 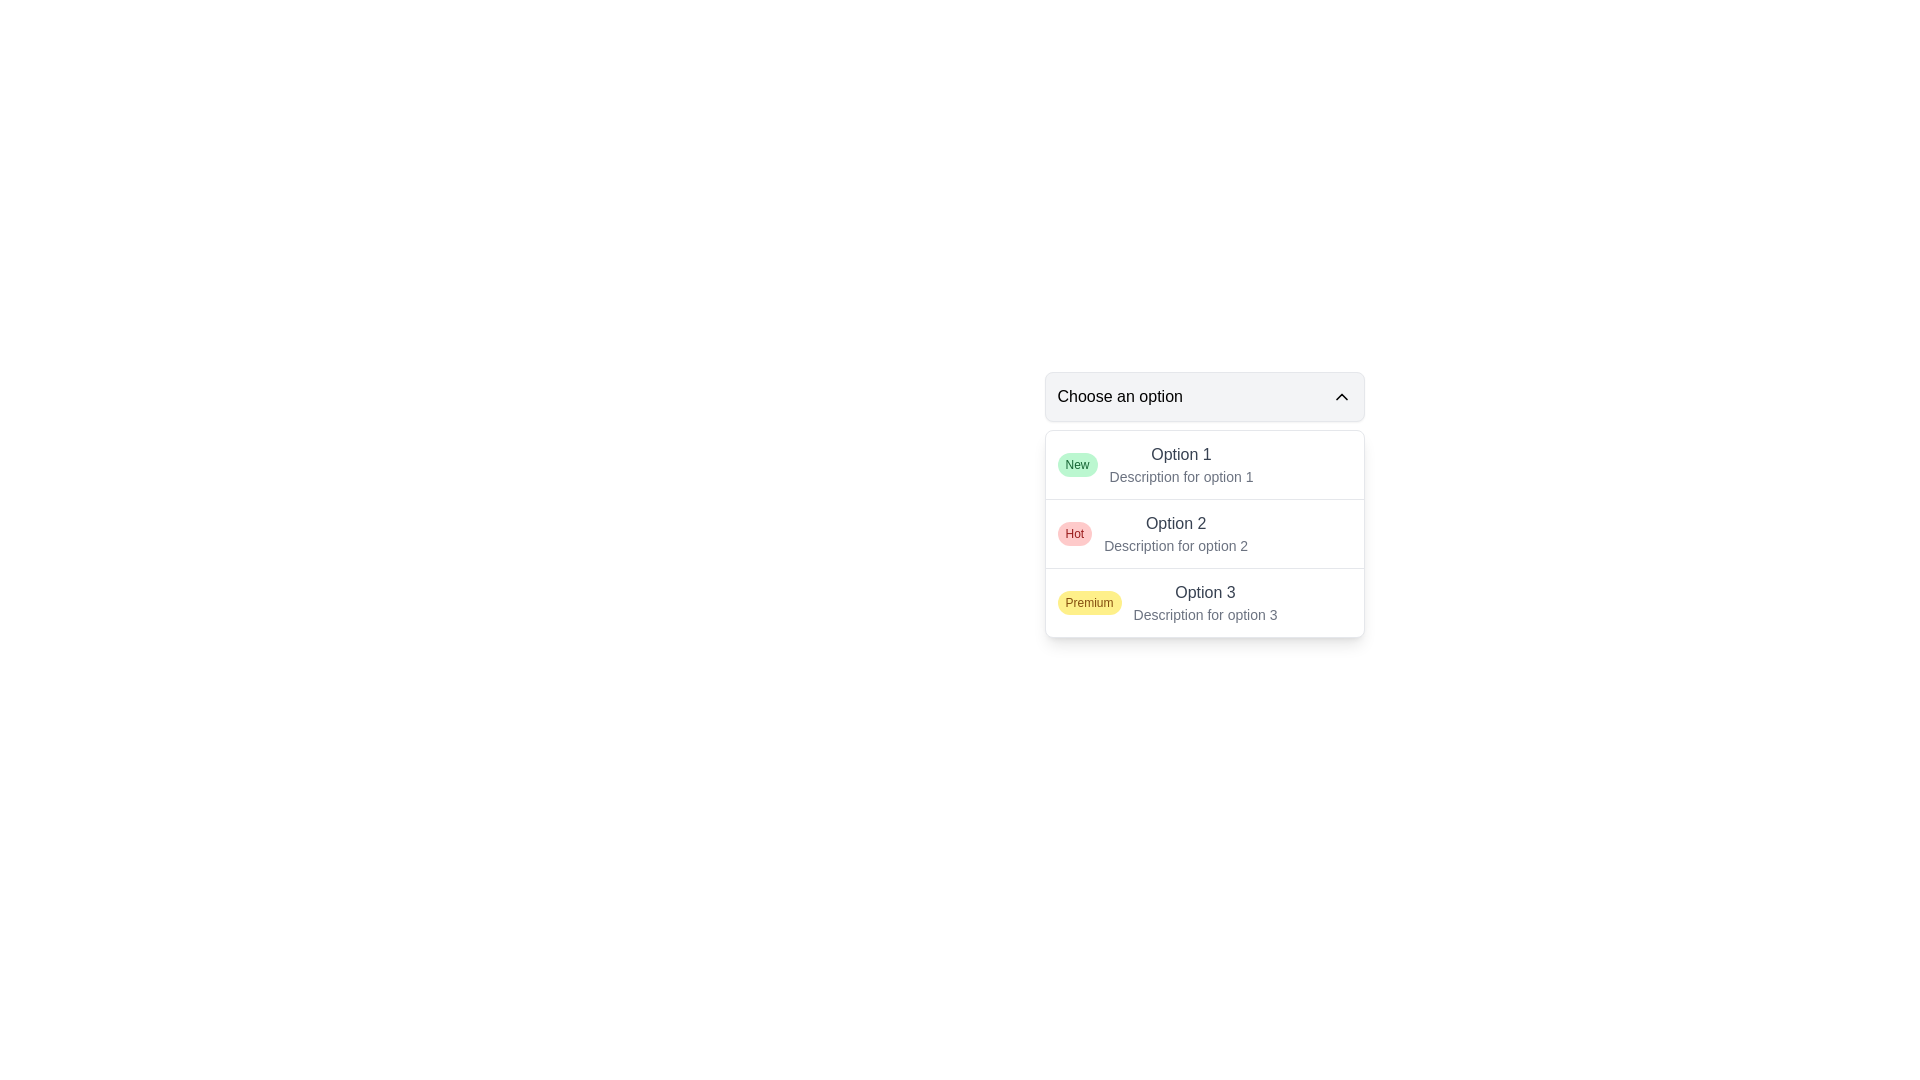 I want to click on the second option in the list, which has a label and description along with a 'Hot' badge on its left side, so click(x=1176, y=532).